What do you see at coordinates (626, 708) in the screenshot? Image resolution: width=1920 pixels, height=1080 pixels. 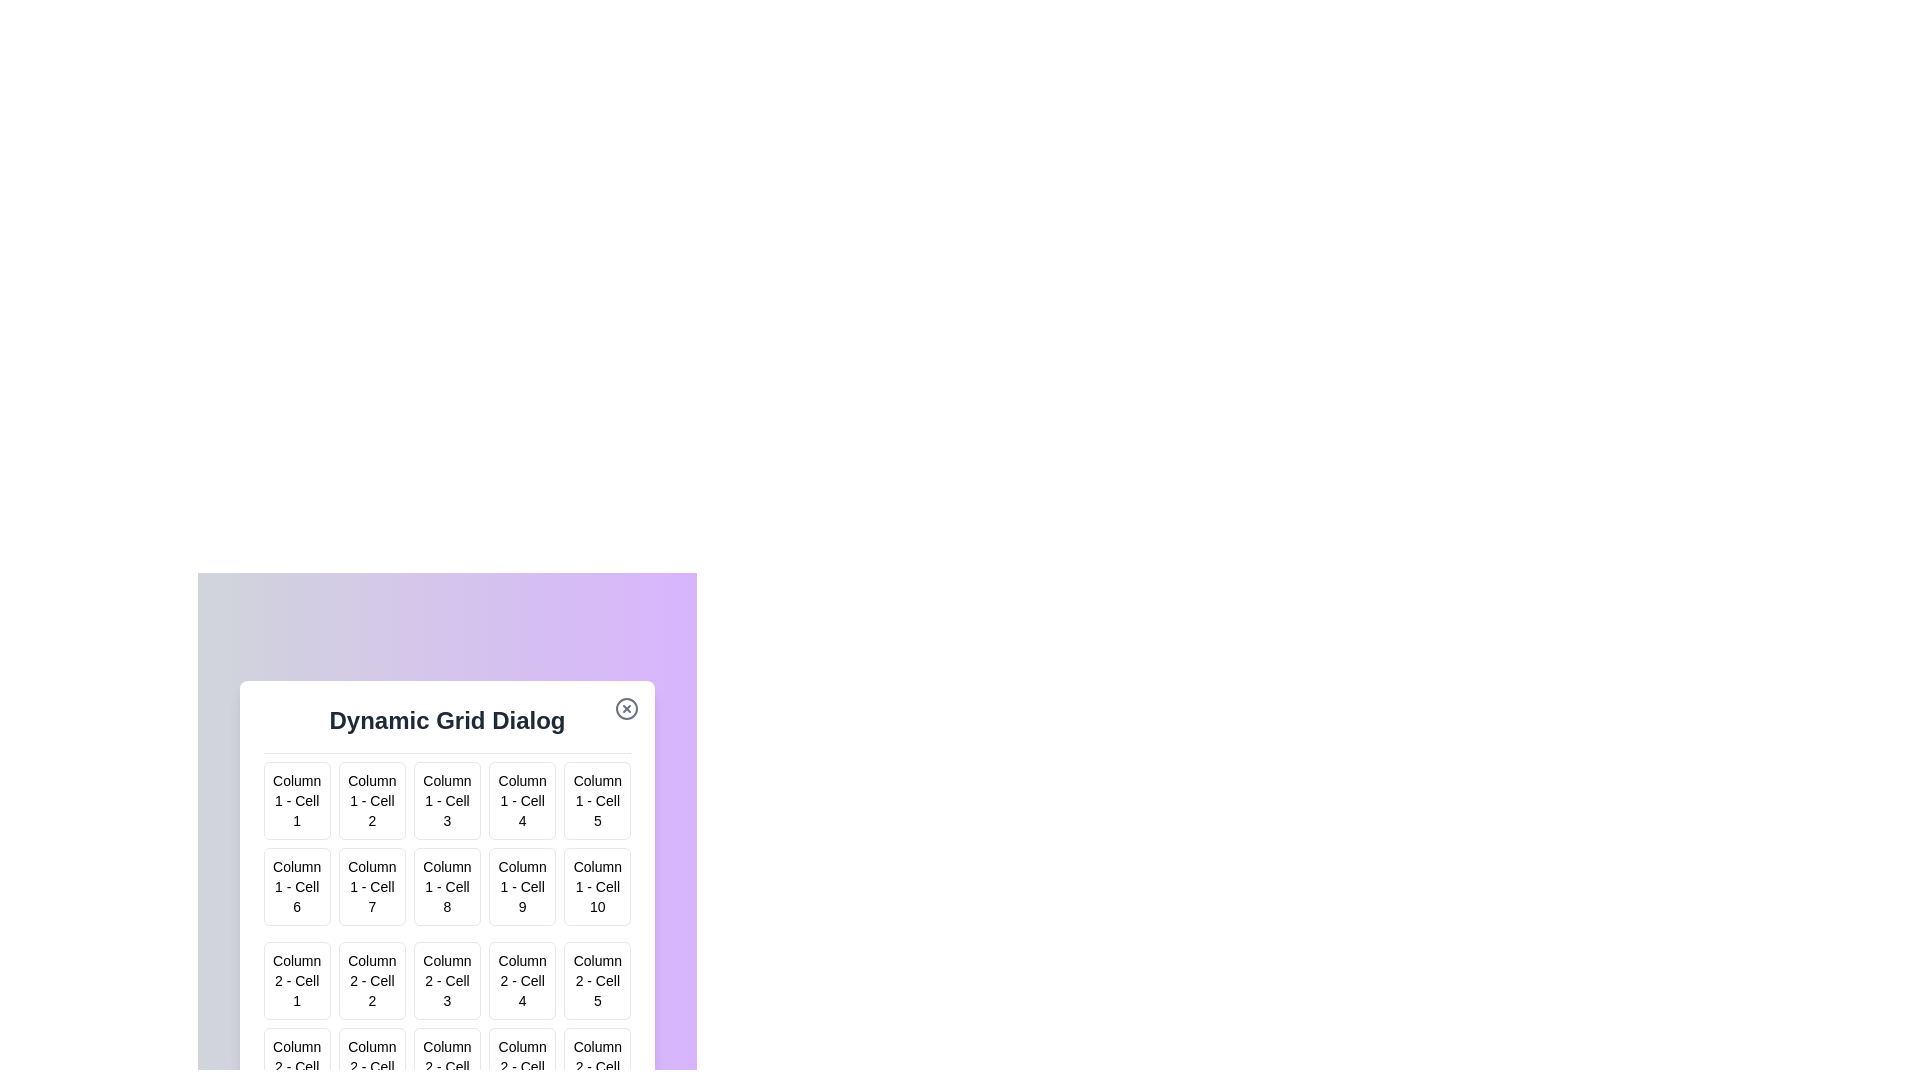 I see `the close button to close the dialog` at bounding box center [626, 708].